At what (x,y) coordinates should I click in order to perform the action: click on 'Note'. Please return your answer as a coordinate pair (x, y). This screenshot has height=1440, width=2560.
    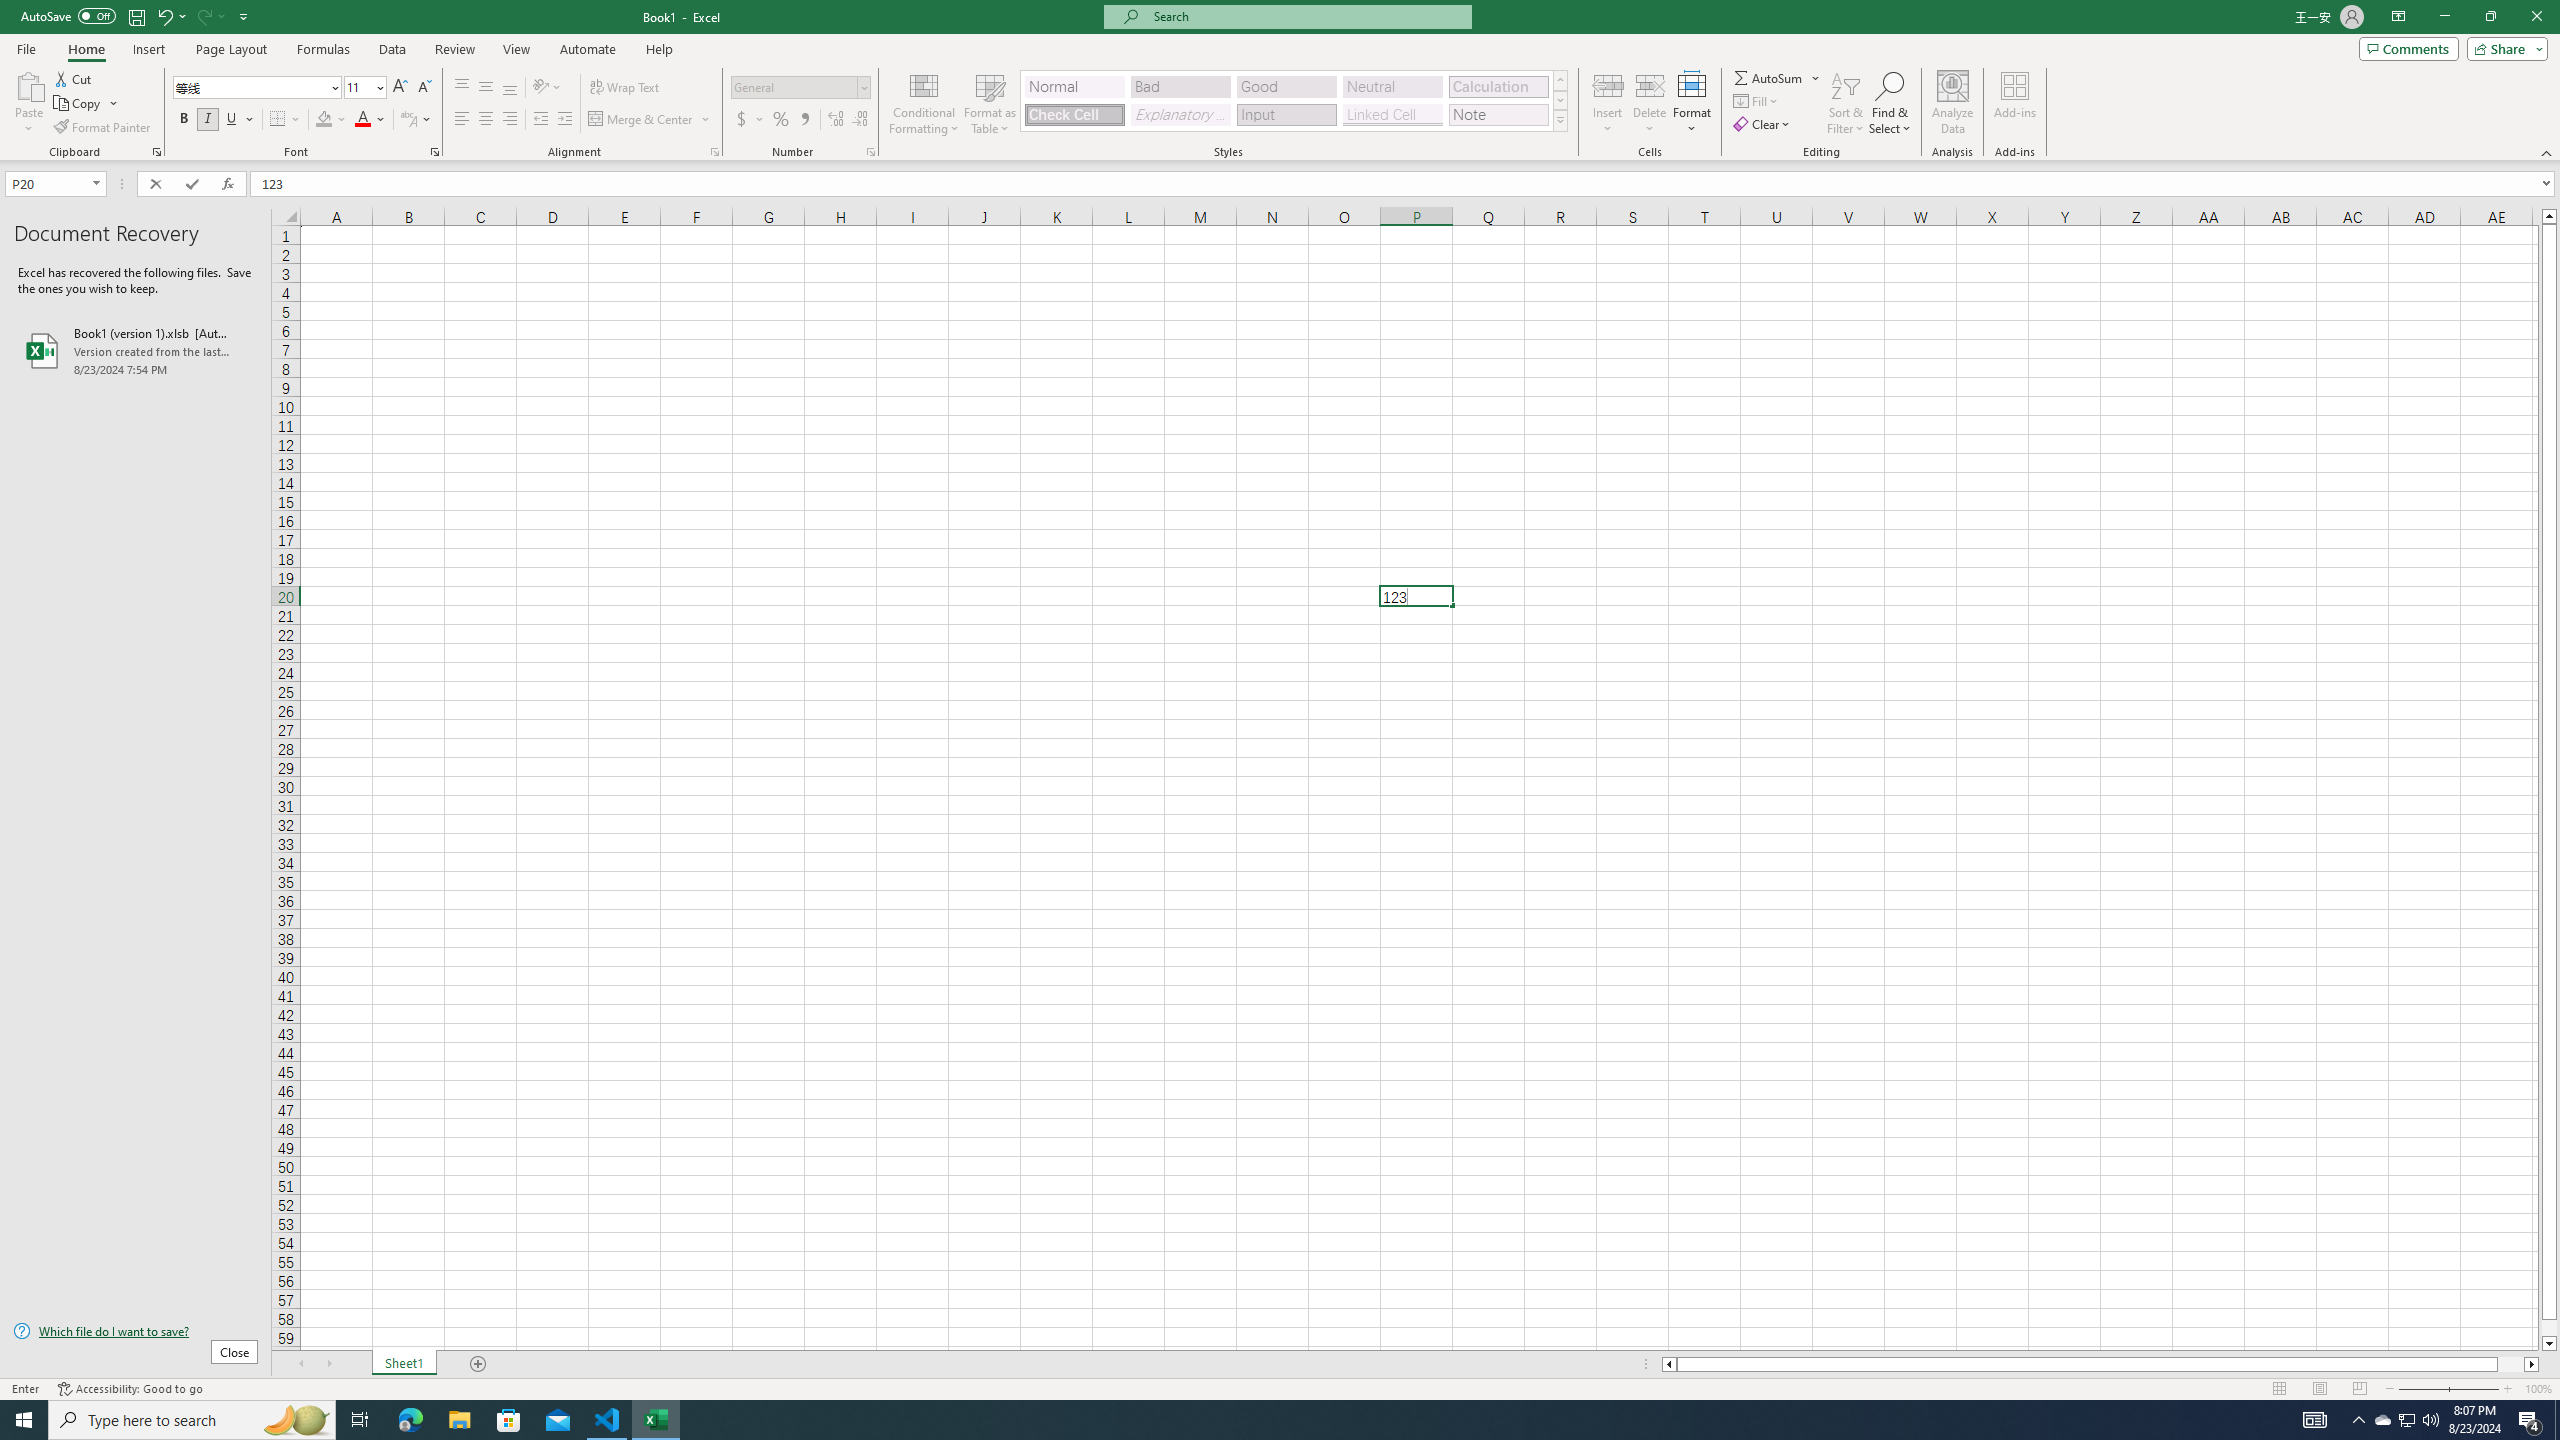
    Looking at the image, I should click on (1497, 114).